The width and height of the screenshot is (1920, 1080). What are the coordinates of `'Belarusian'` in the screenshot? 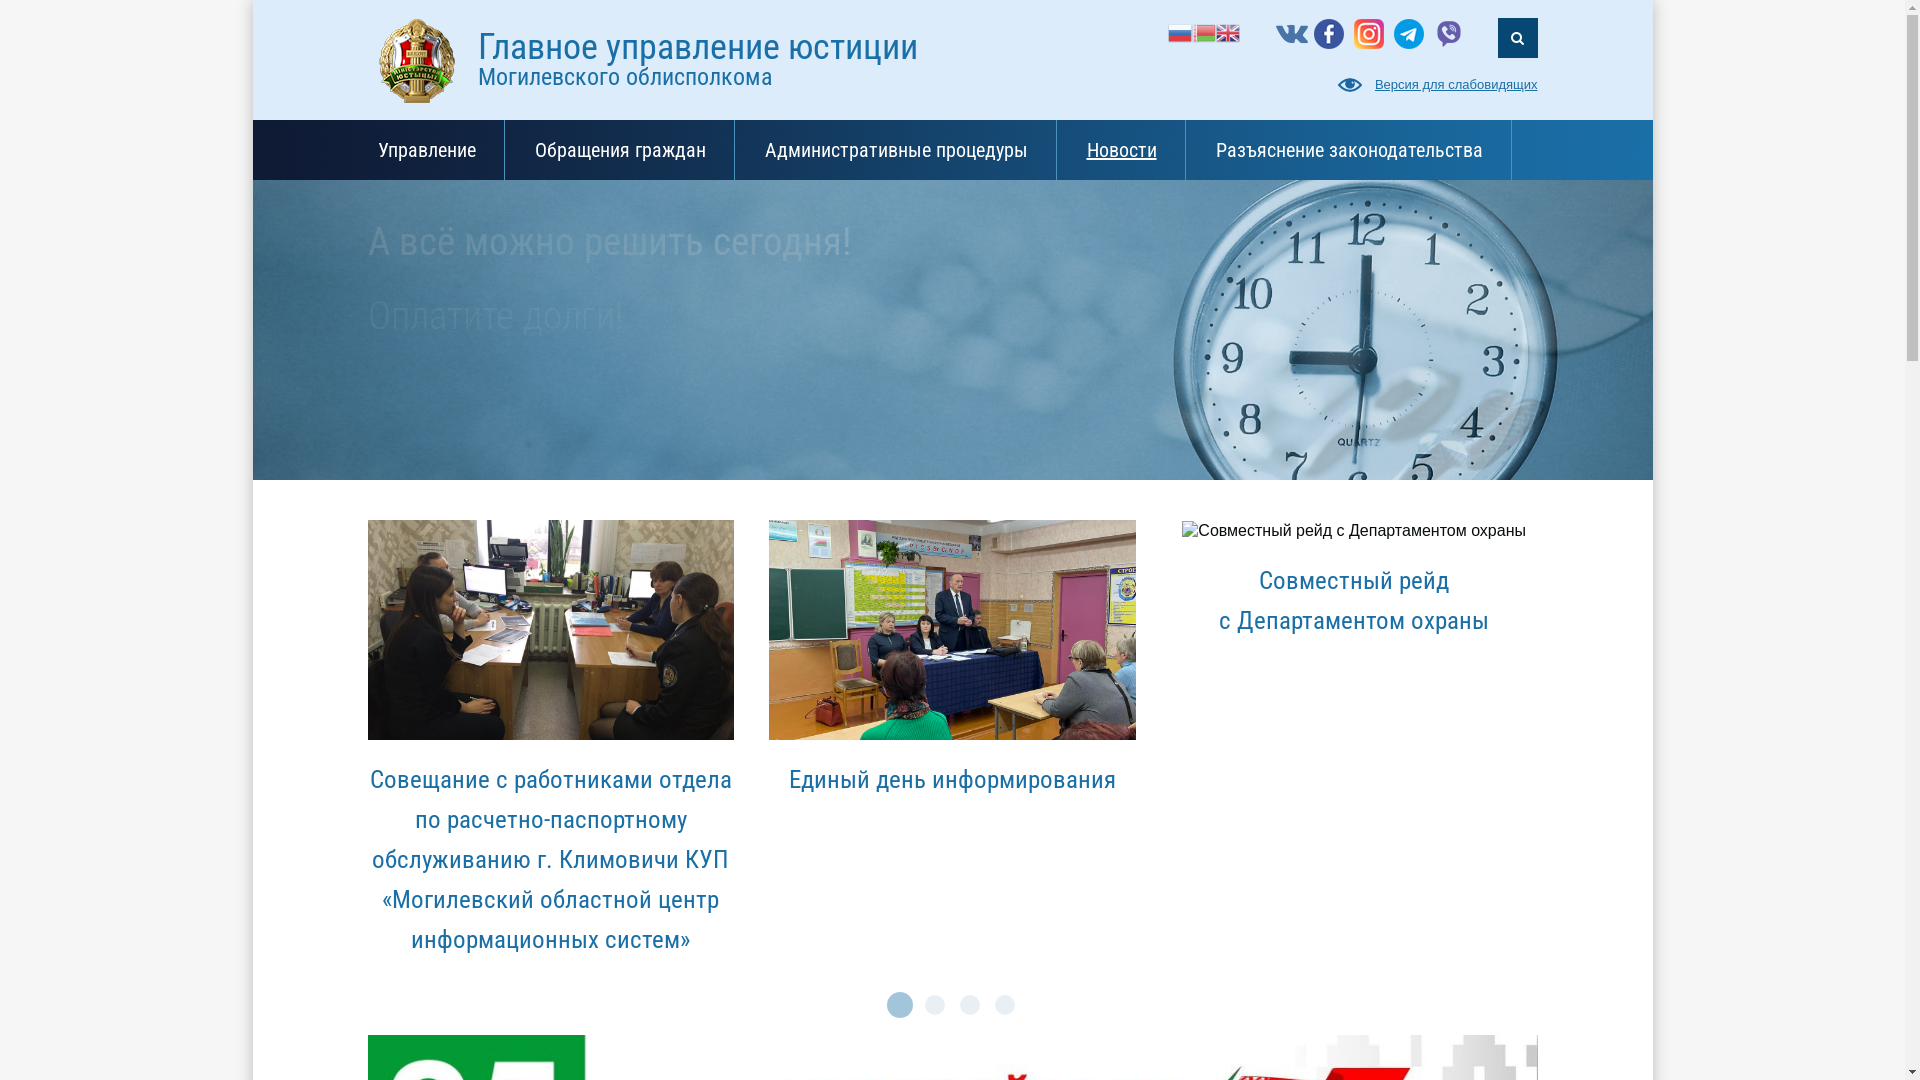 It's located at (1203, 31).